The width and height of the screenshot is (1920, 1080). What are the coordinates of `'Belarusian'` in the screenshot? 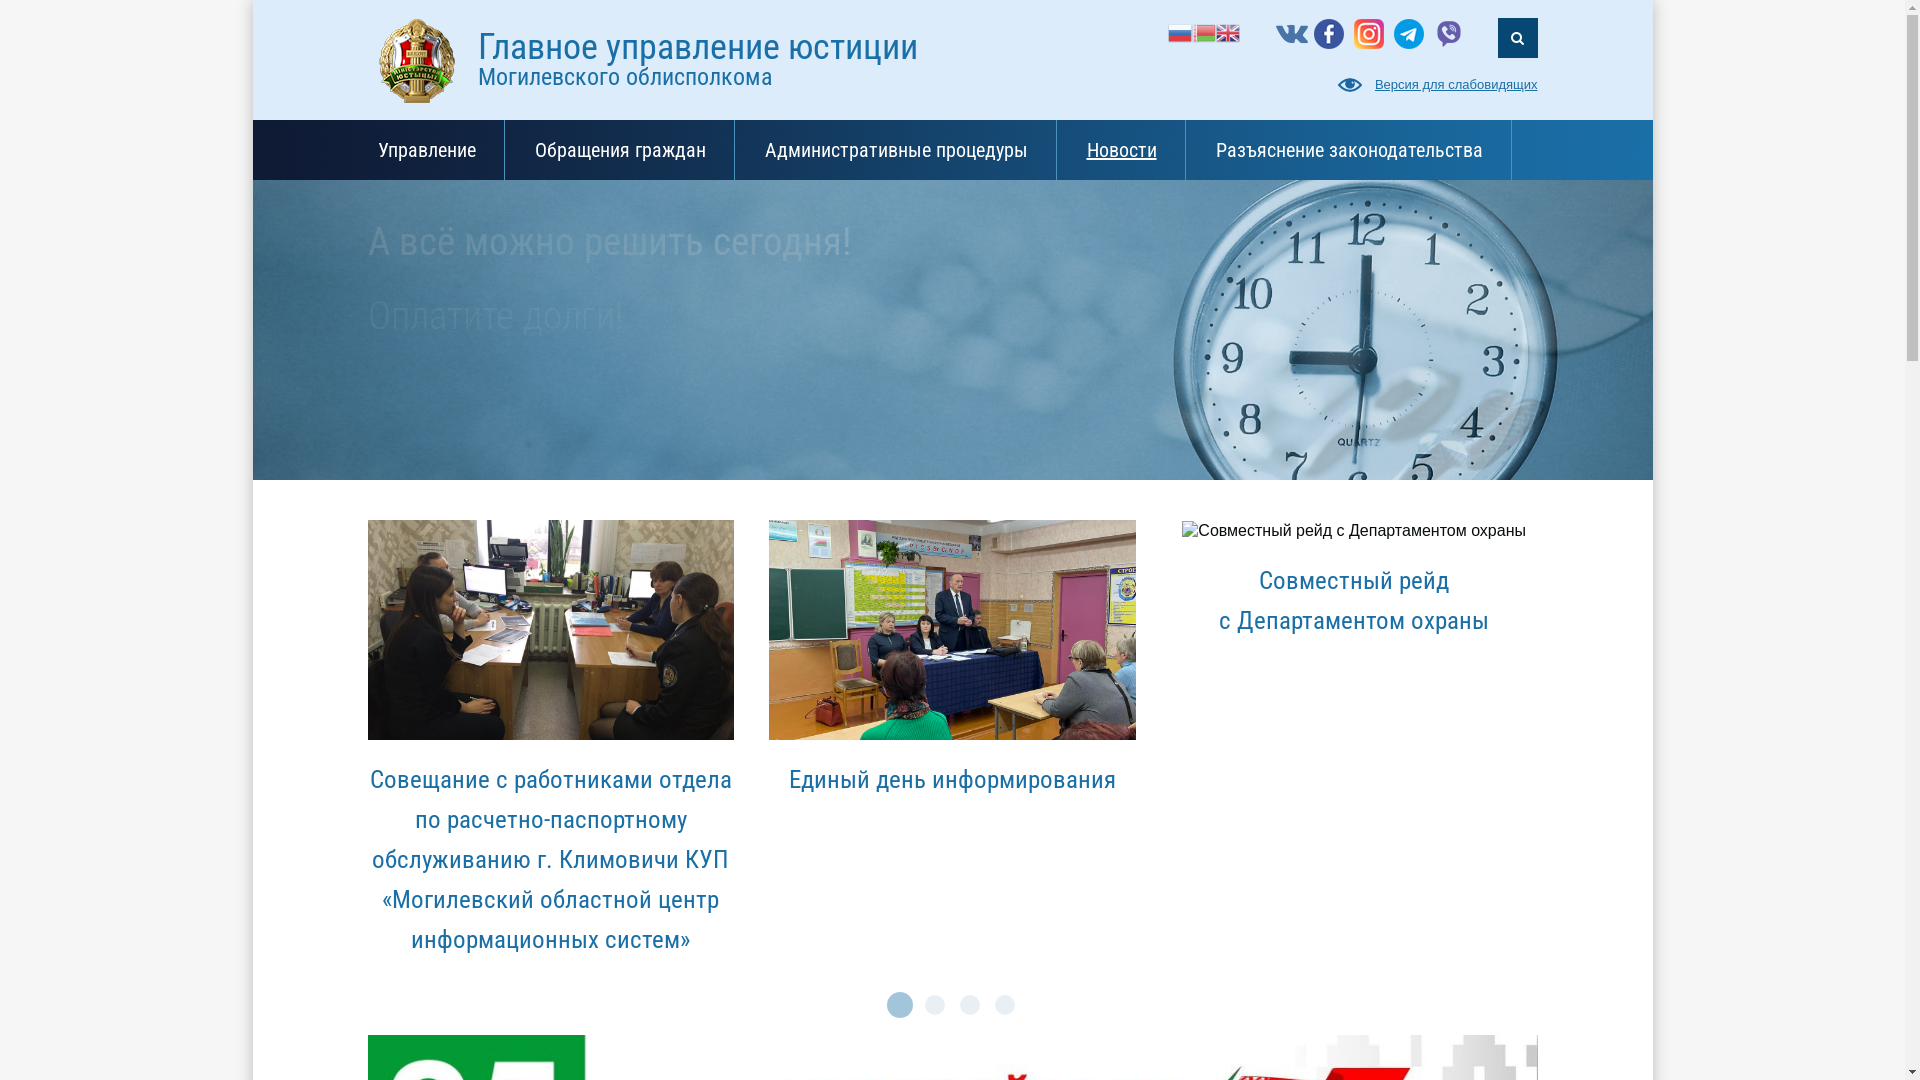 It's located at (1203, 31).